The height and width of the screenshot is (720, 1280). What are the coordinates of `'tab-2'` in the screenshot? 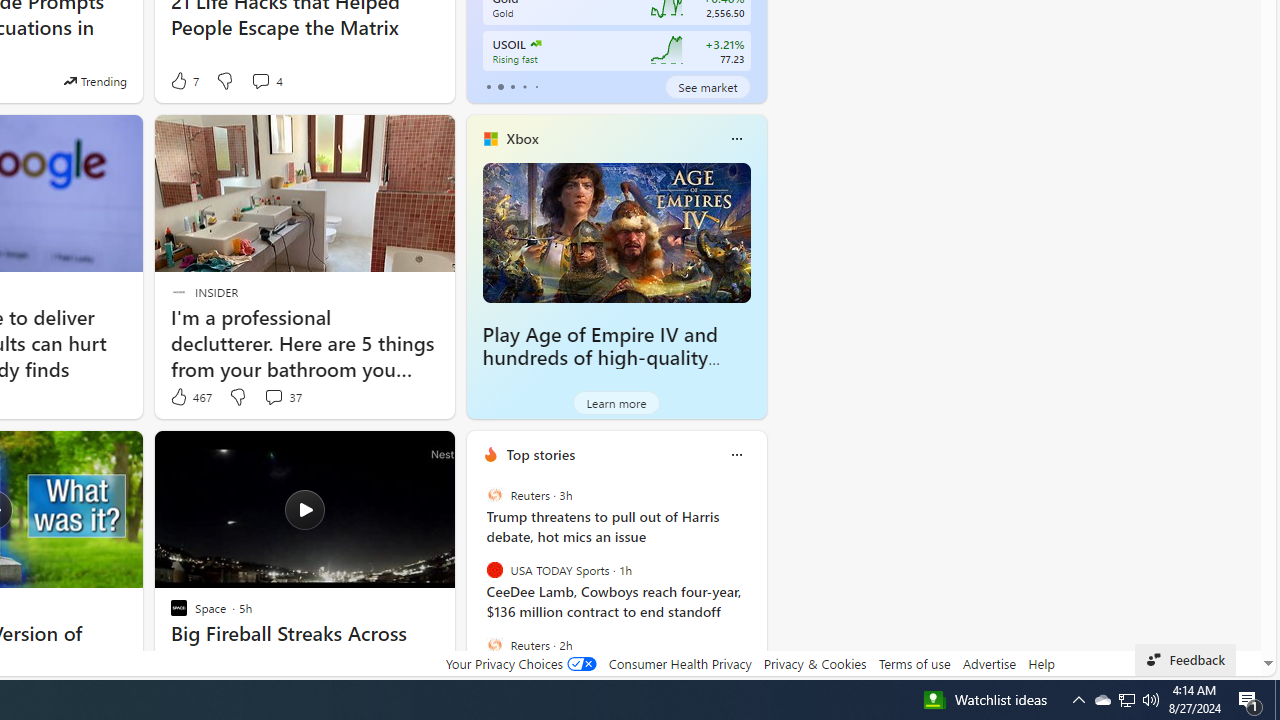 It's located at (512, 86).